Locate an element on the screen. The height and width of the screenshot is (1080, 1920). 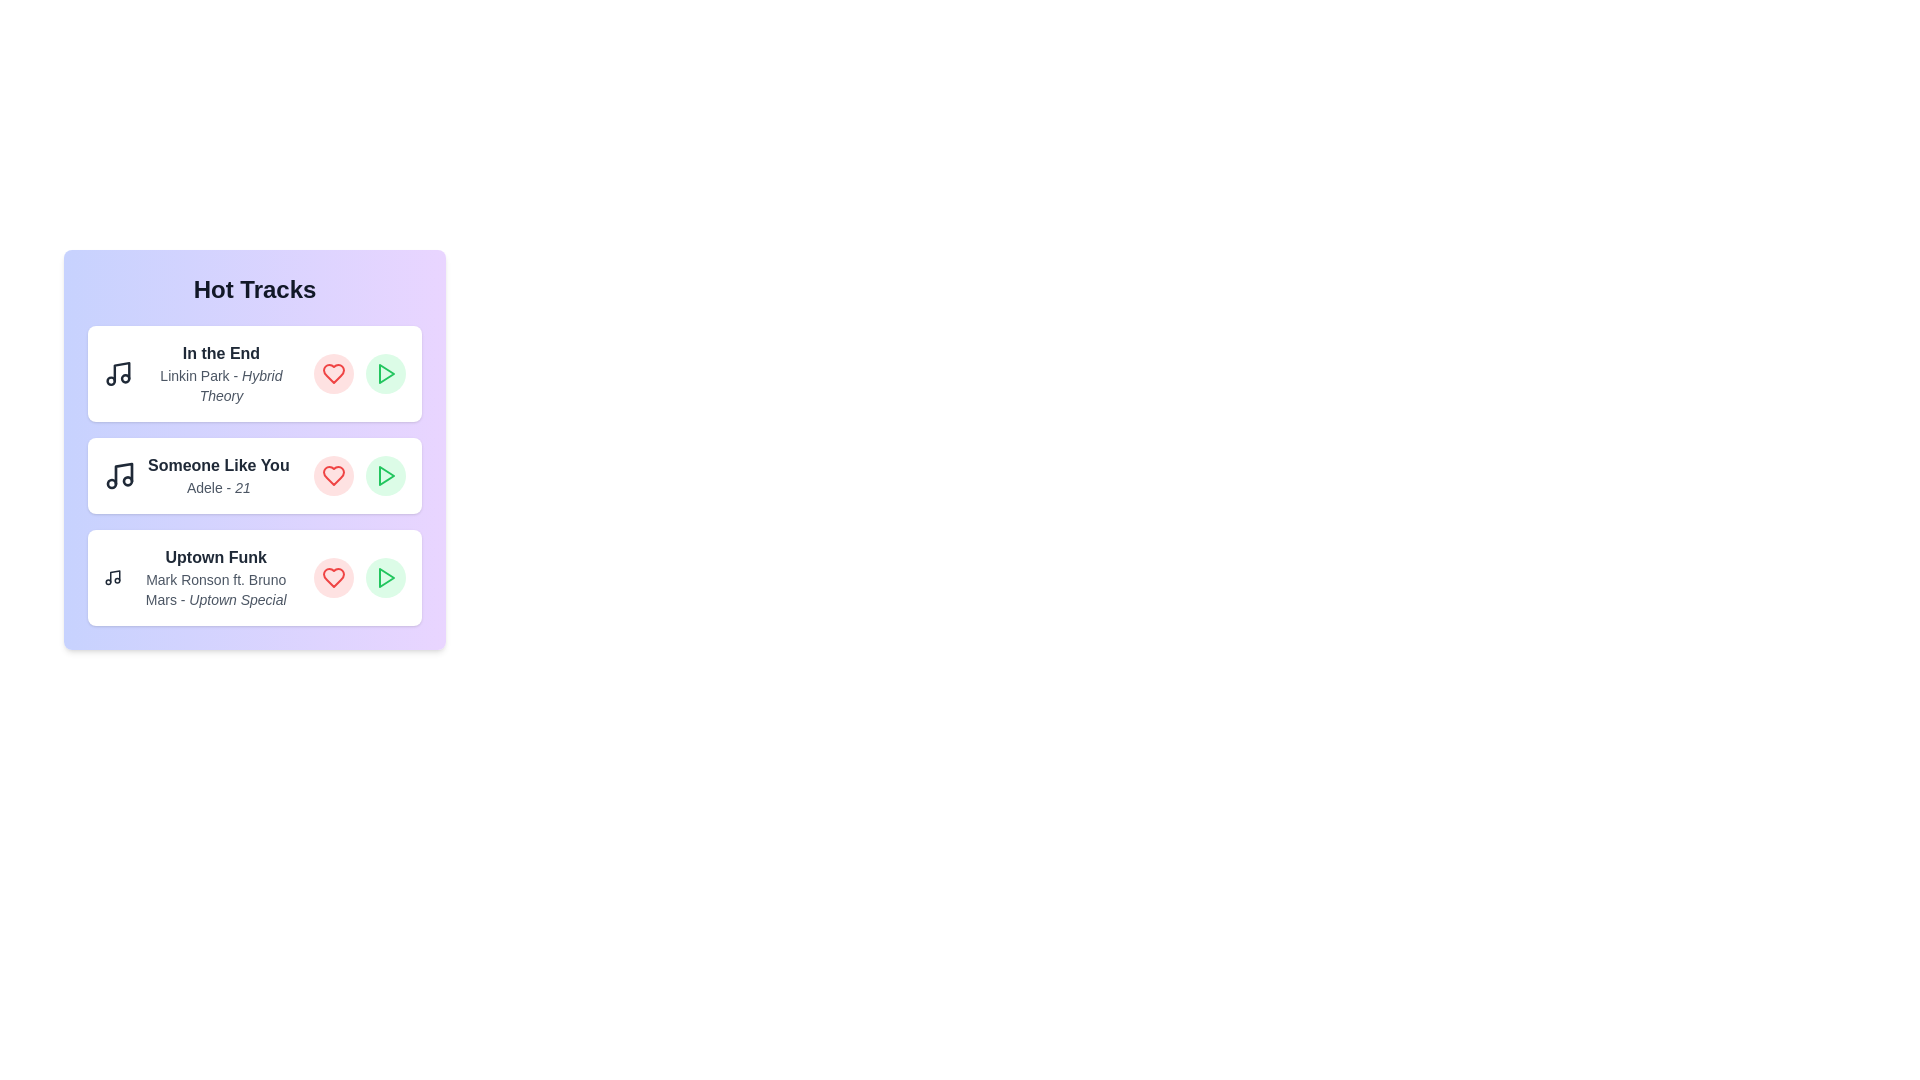
heart button for the track Someone Like You to mark it as liked is located at coordinates (334, 475).